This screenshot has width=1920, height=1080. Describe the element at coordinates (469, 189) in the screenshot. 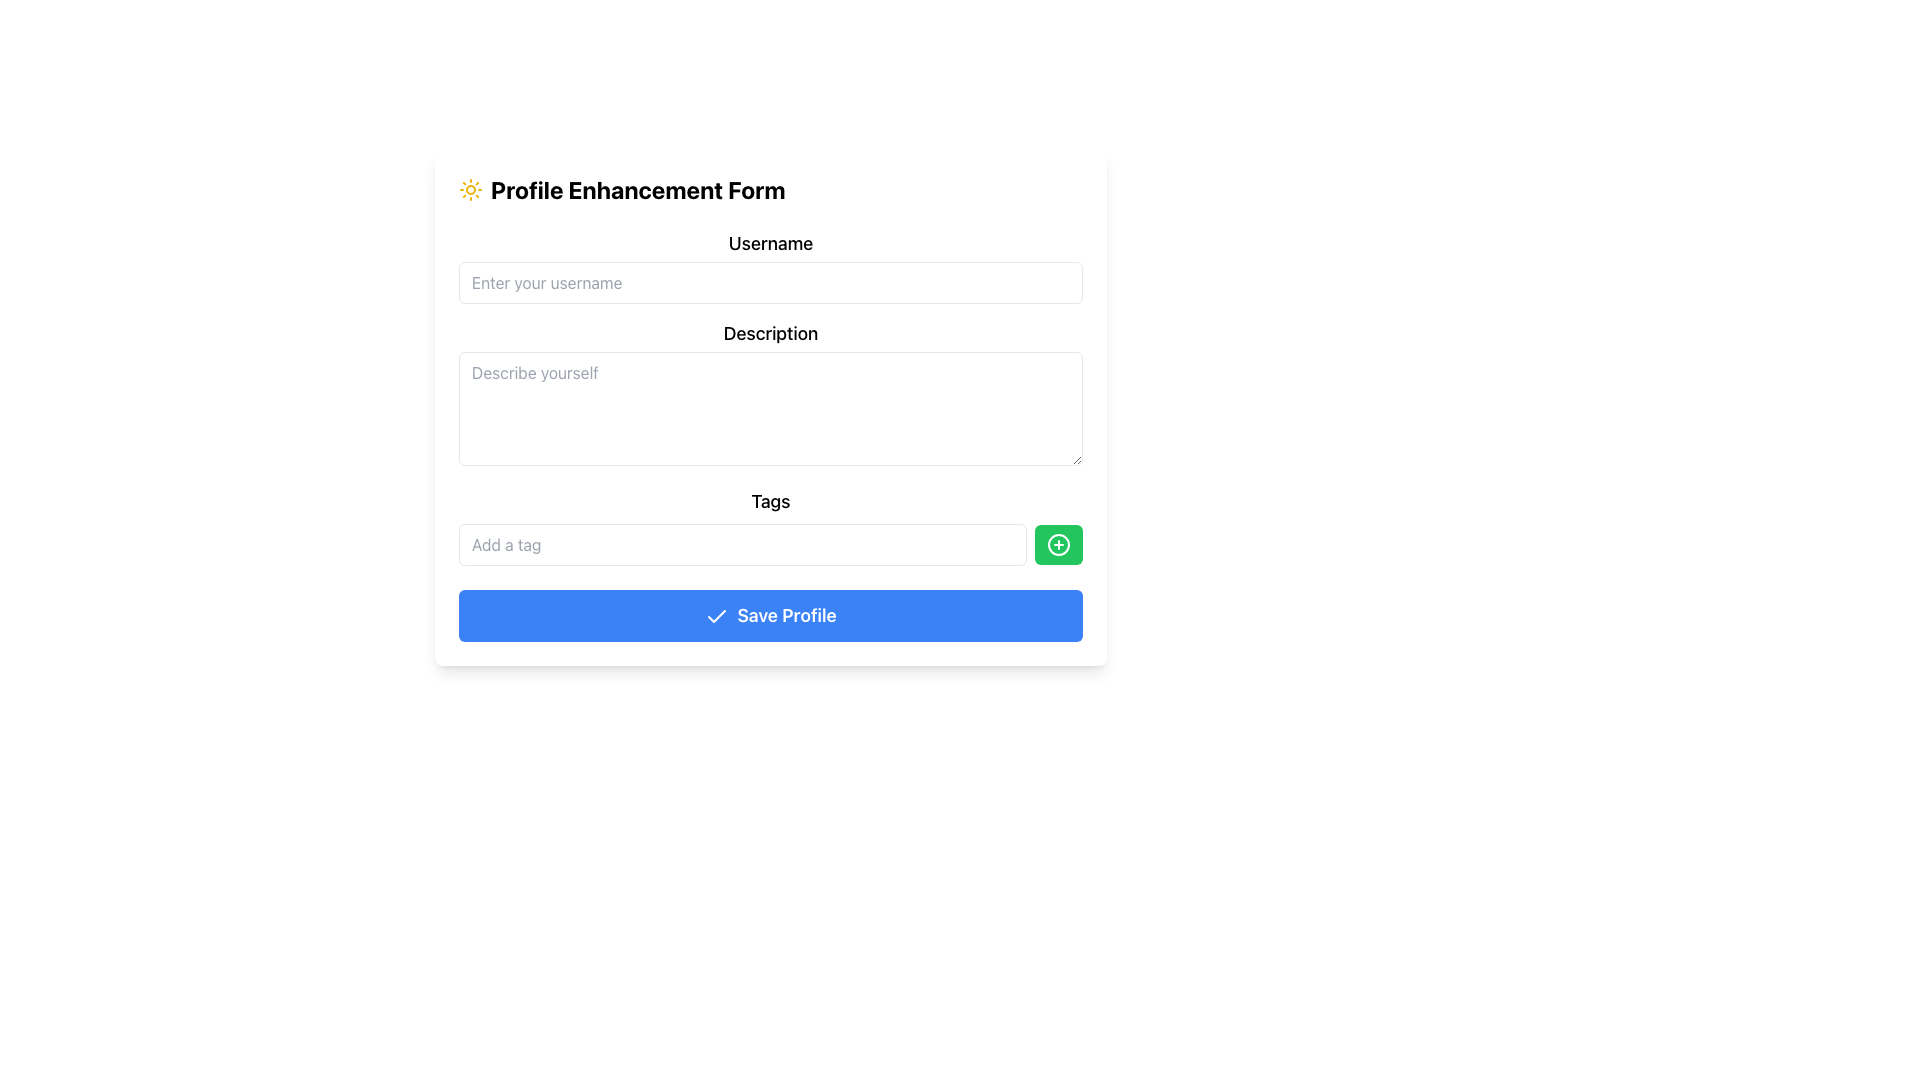

I see `the decorative icon located to the left of the 'Profile Enhancement Form' heading in the header section of the form` at that location.